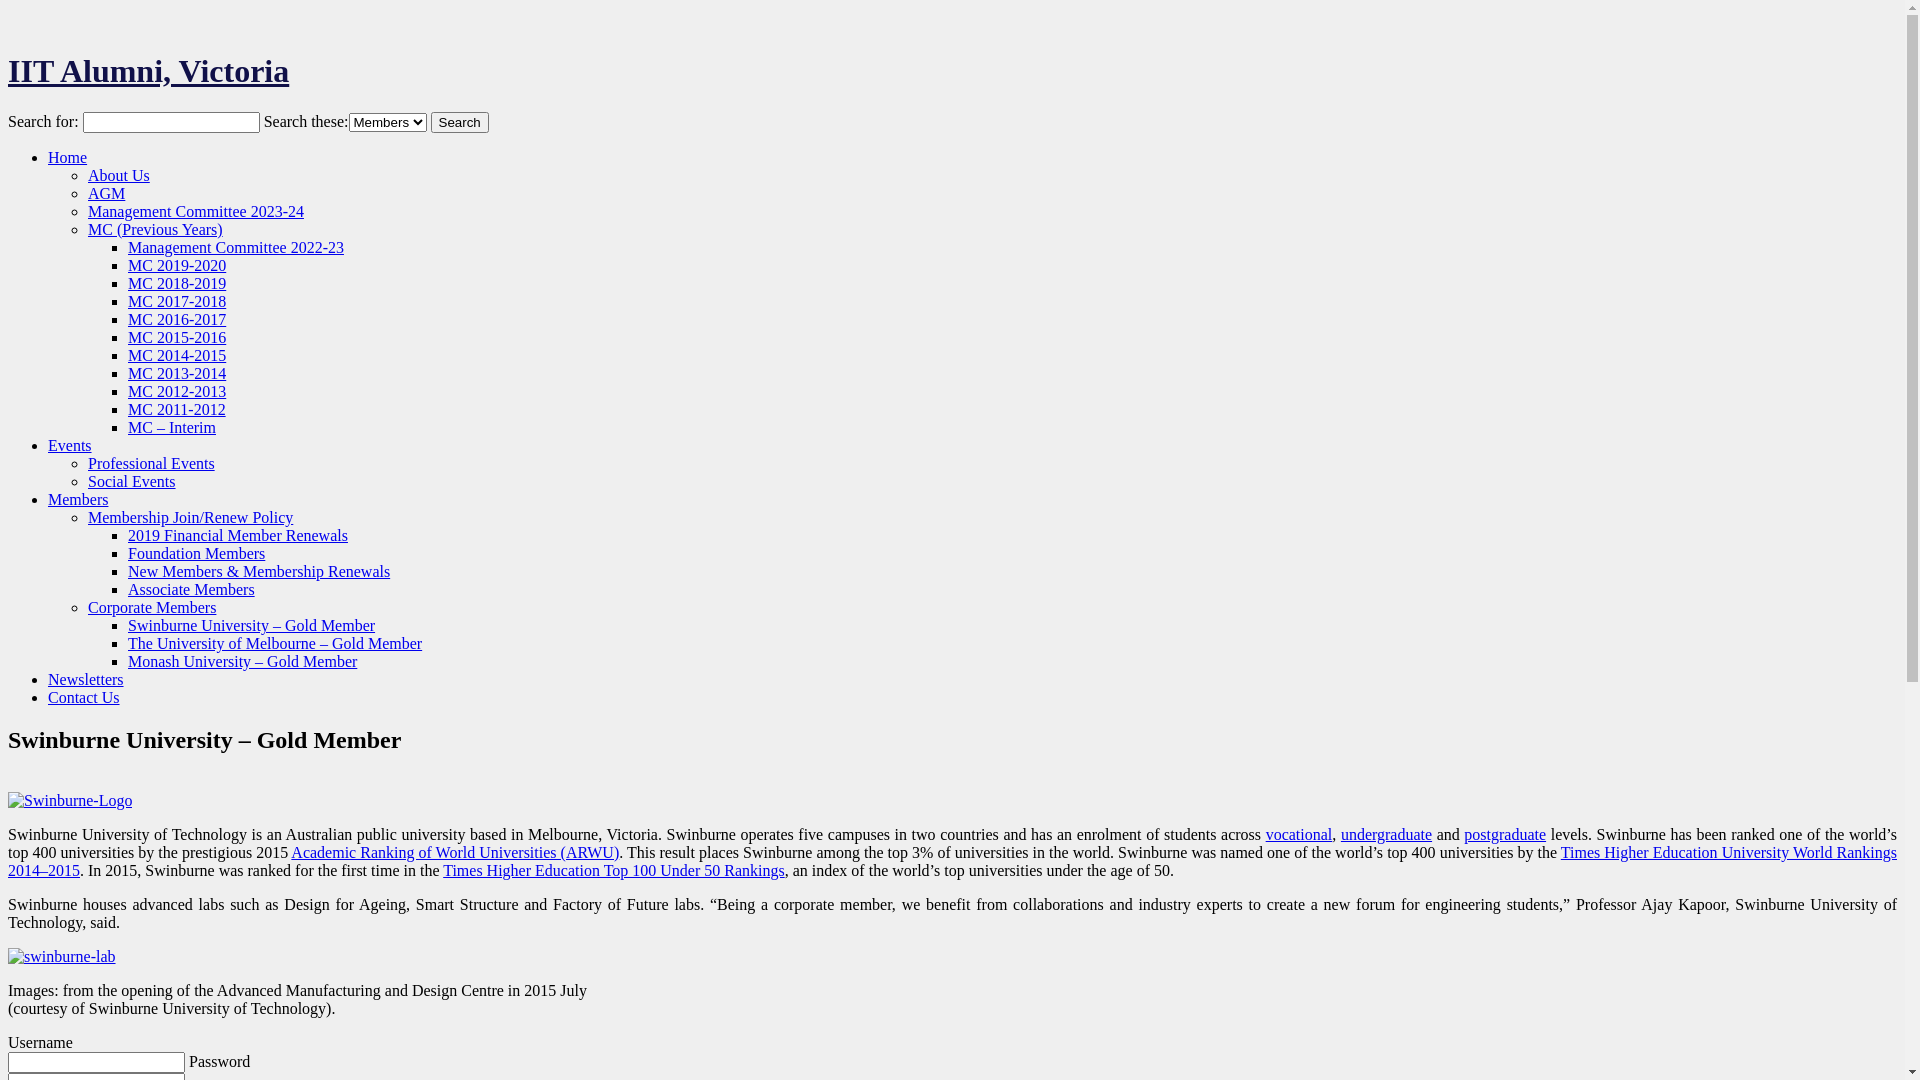 This screenshot has width=1920, height=1080. Describe the element at coordinates (86, 211) in the screenshot. I see `'Management Committee 2023-24'` at that location.